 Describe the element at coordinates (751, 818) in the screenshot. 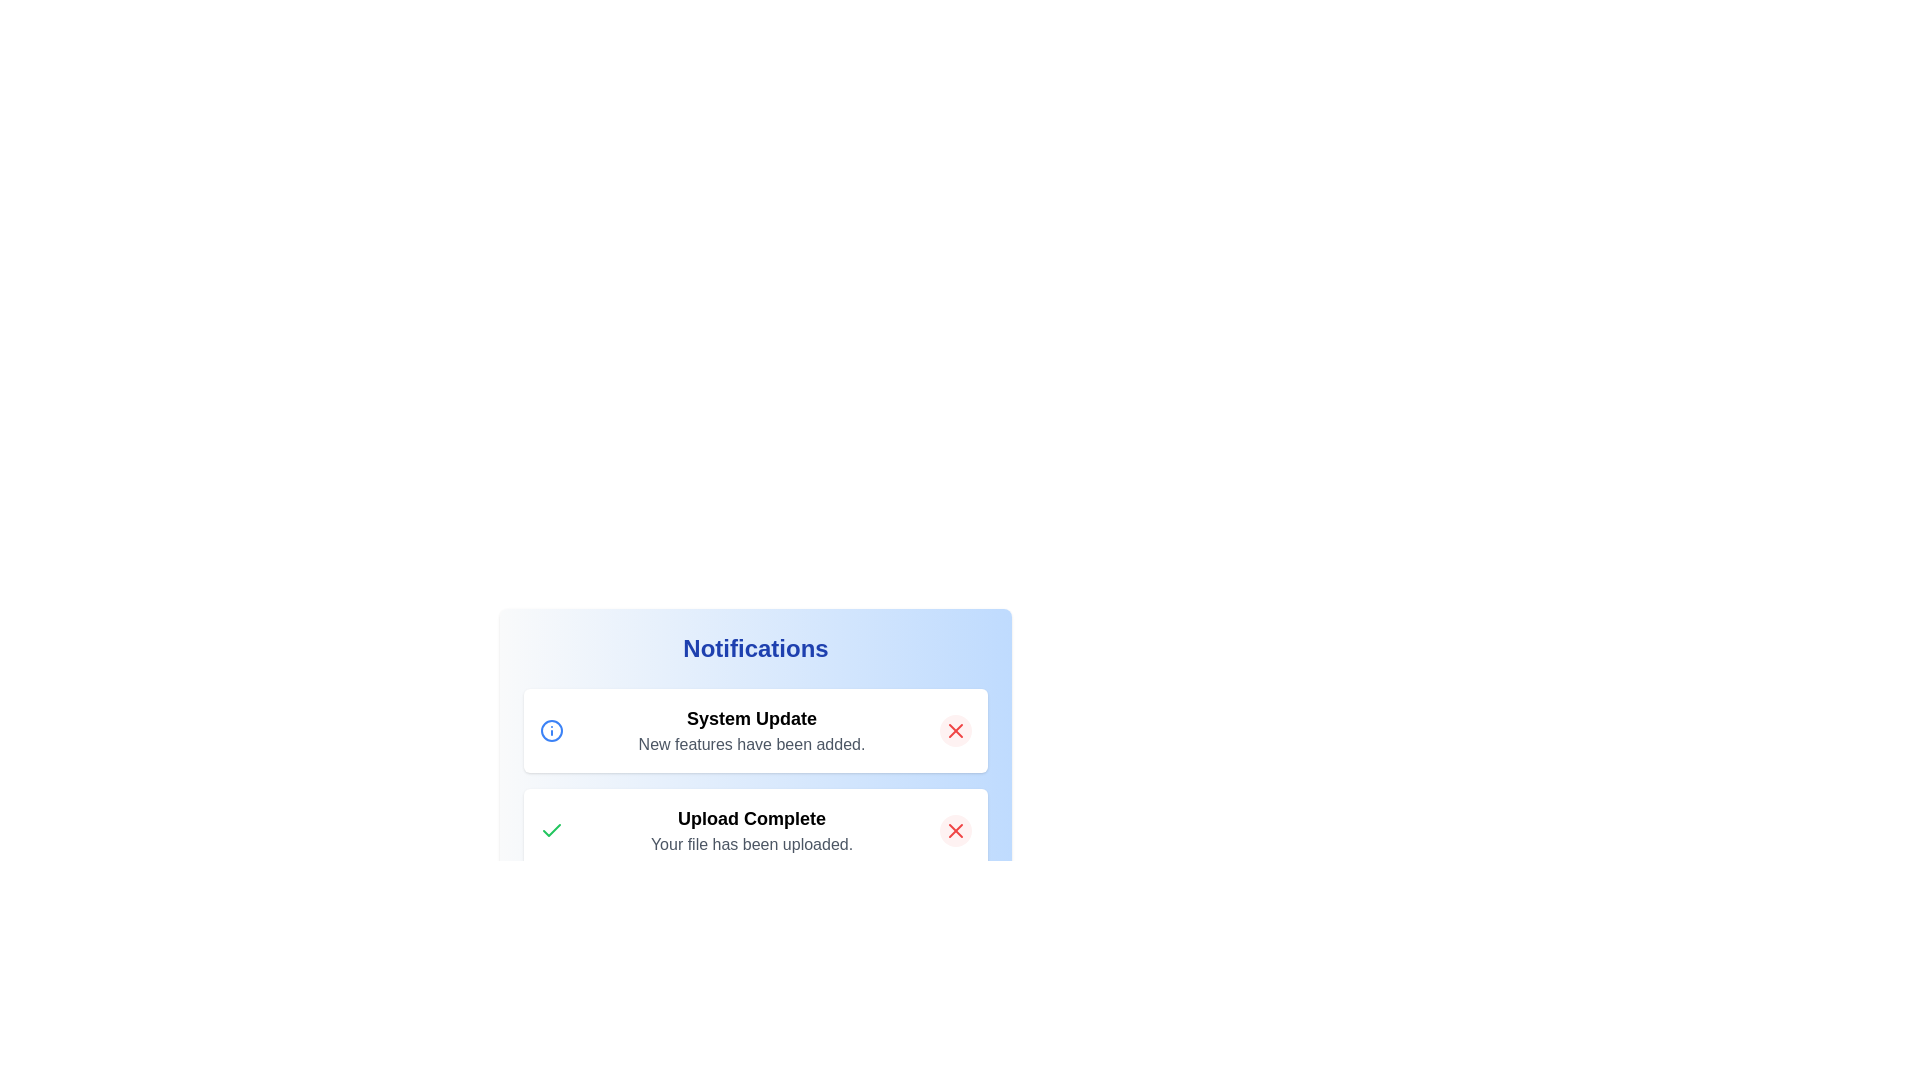

I see `text displayed in the bold text label stating 'Upload Complete', which serves as the title for the notification card` at that location.